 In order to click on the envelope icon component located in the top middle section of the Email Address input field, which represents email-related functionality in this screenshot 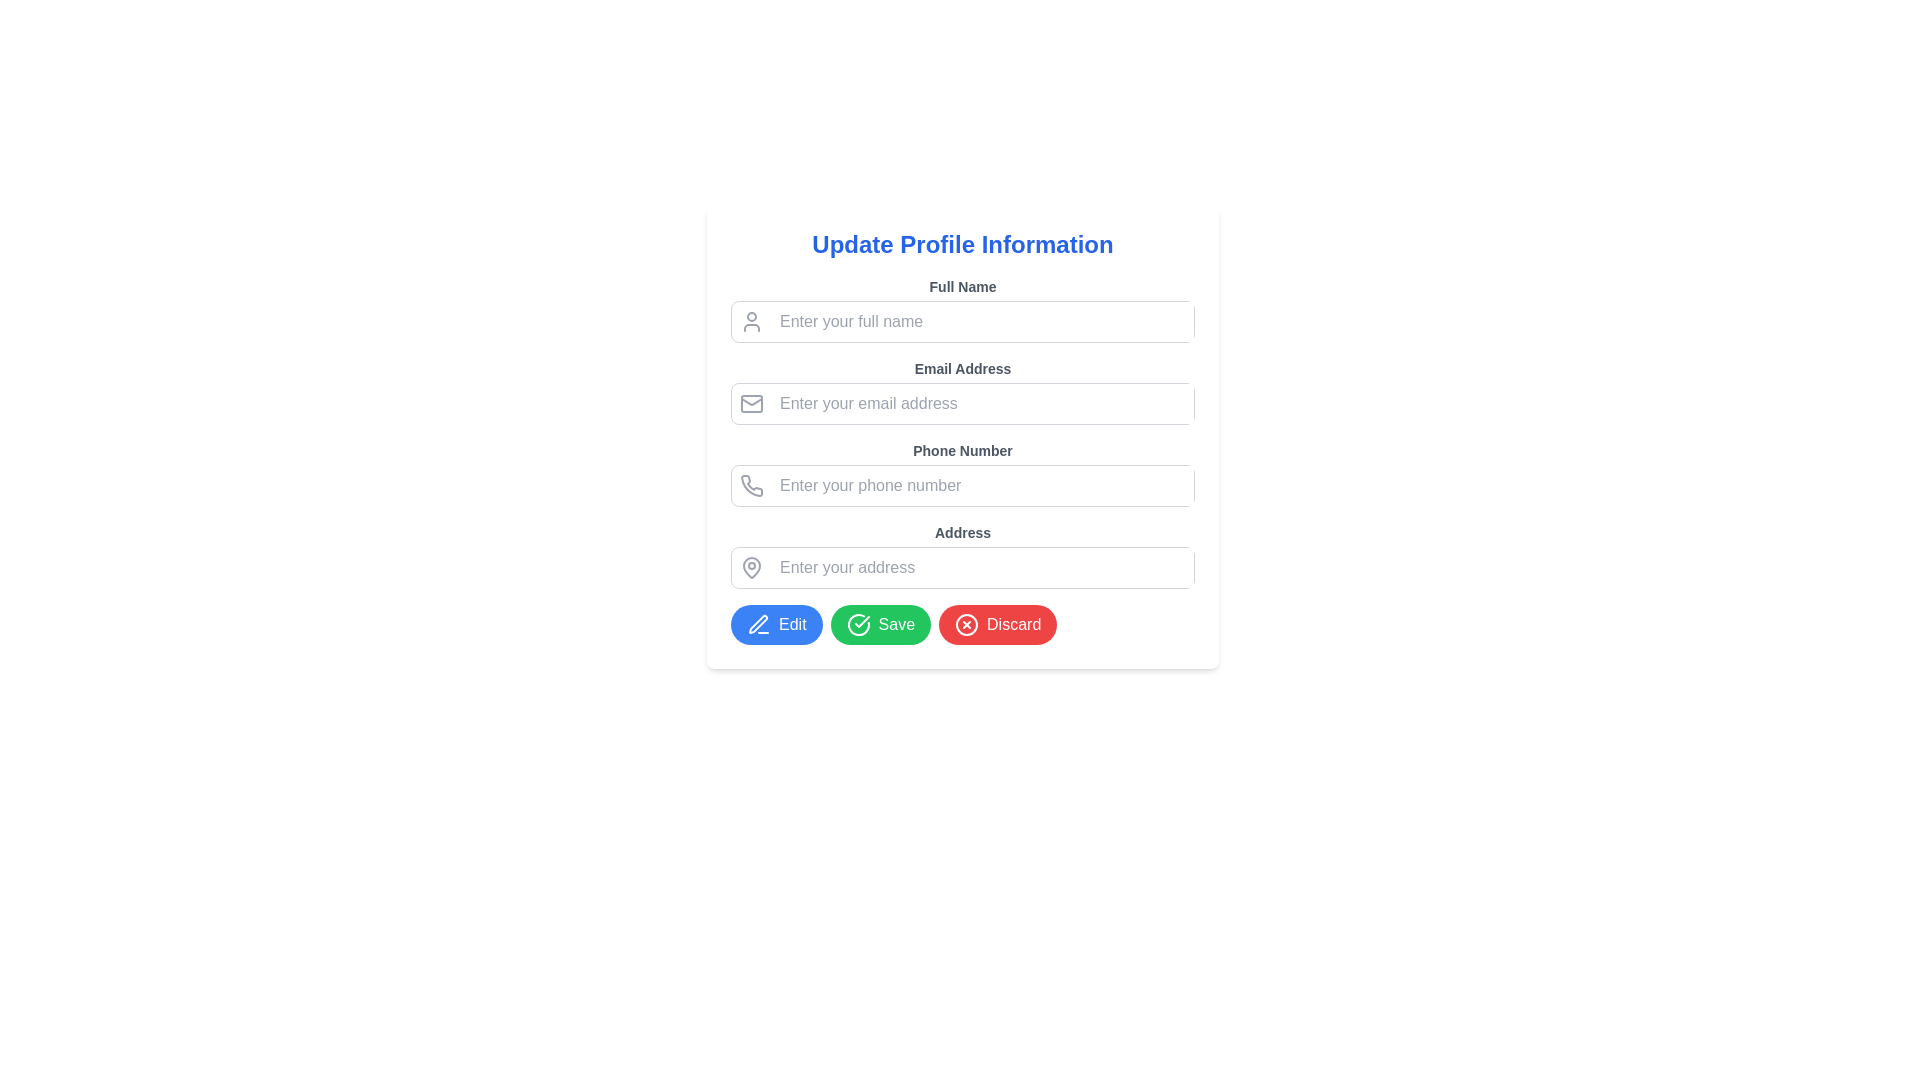, I will do `click(751, 401)`.